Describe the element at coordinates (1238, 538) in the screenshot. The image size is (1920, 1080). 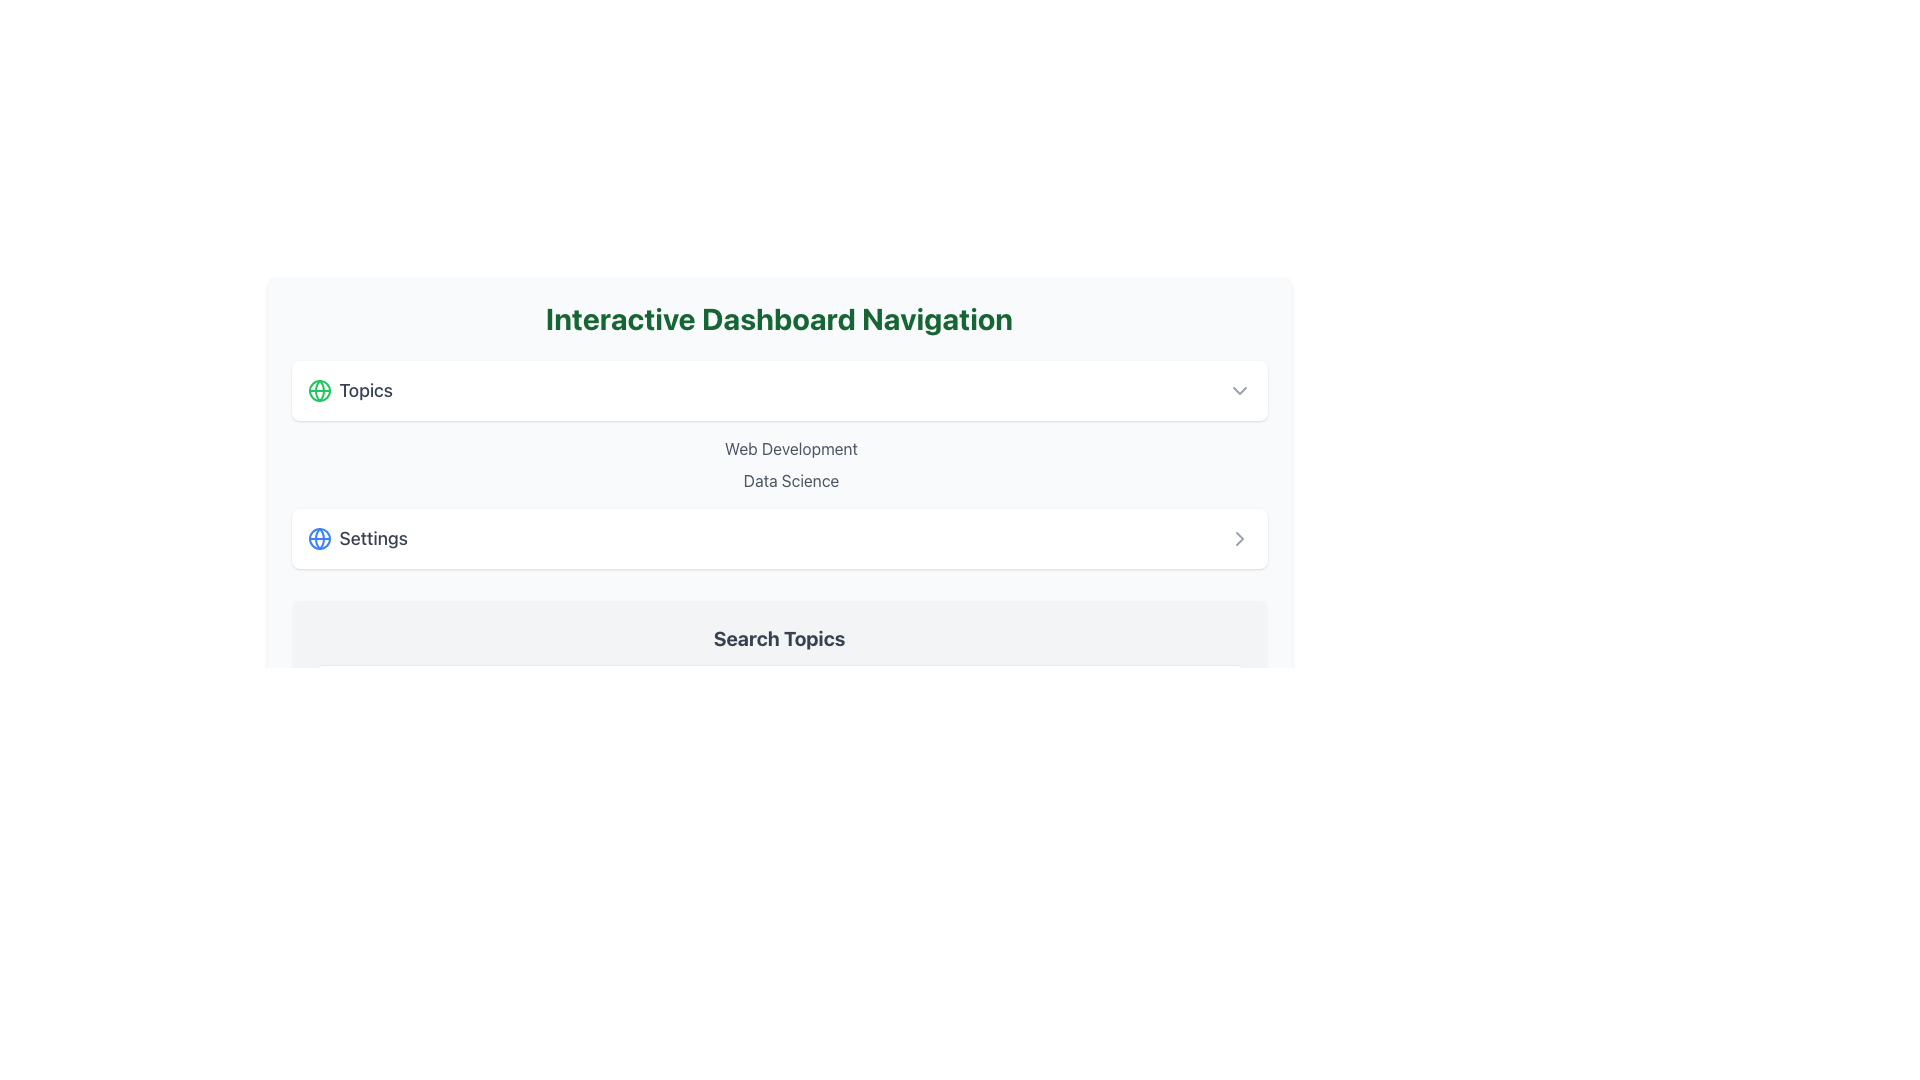
I see `the Chevron Icon located at the rightmost side of the 'Settings' menu option` at that location.